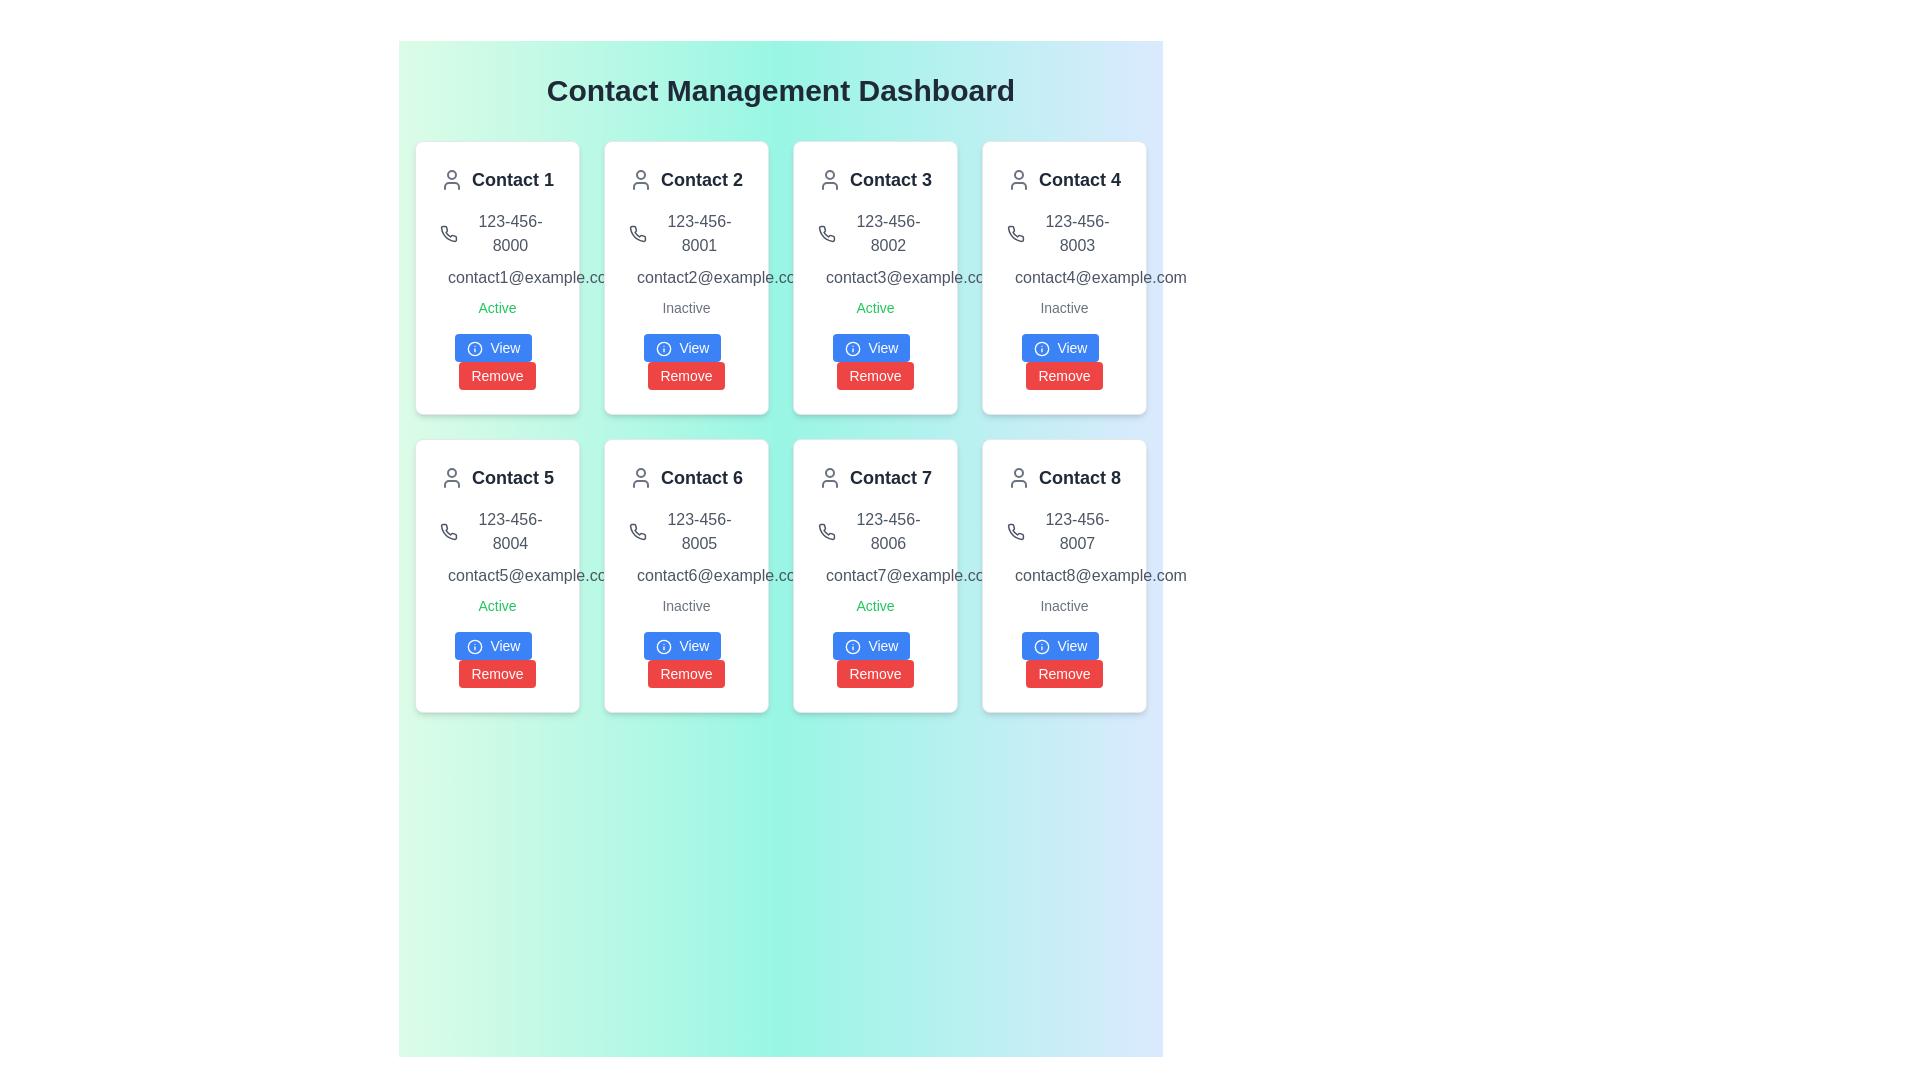 The width and height of the screenshot is (1920, 1080). What do you see at coordinates (1063, 308) in the screenshot?
I see `the 'Inactive' status label of 'Contact 4', which is located in the bottom section of the card, beneath the email information and above the 'View' and 'Remove' buttons` at bounding box center [1063, 308].